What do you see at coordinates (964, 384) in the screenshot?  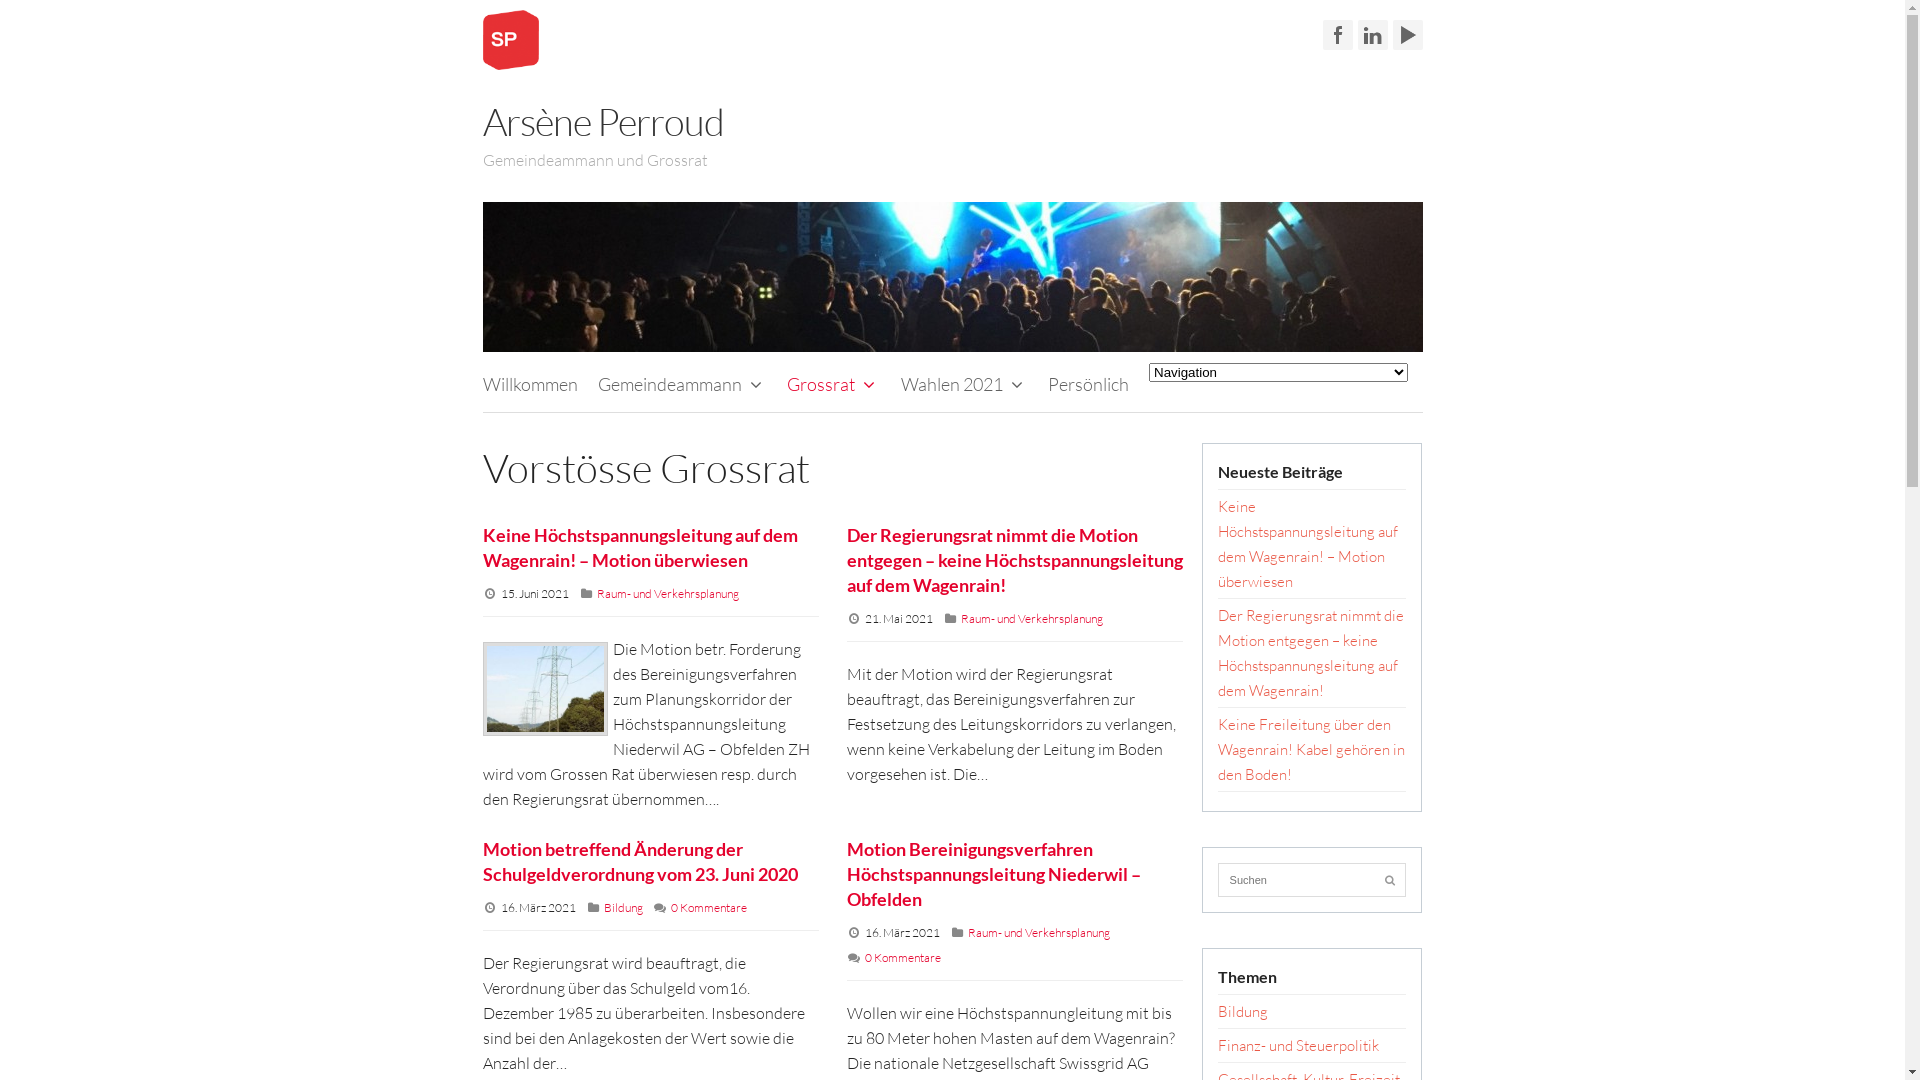 I see `'Wahlen 2021'` at bounding box center [964, 384].